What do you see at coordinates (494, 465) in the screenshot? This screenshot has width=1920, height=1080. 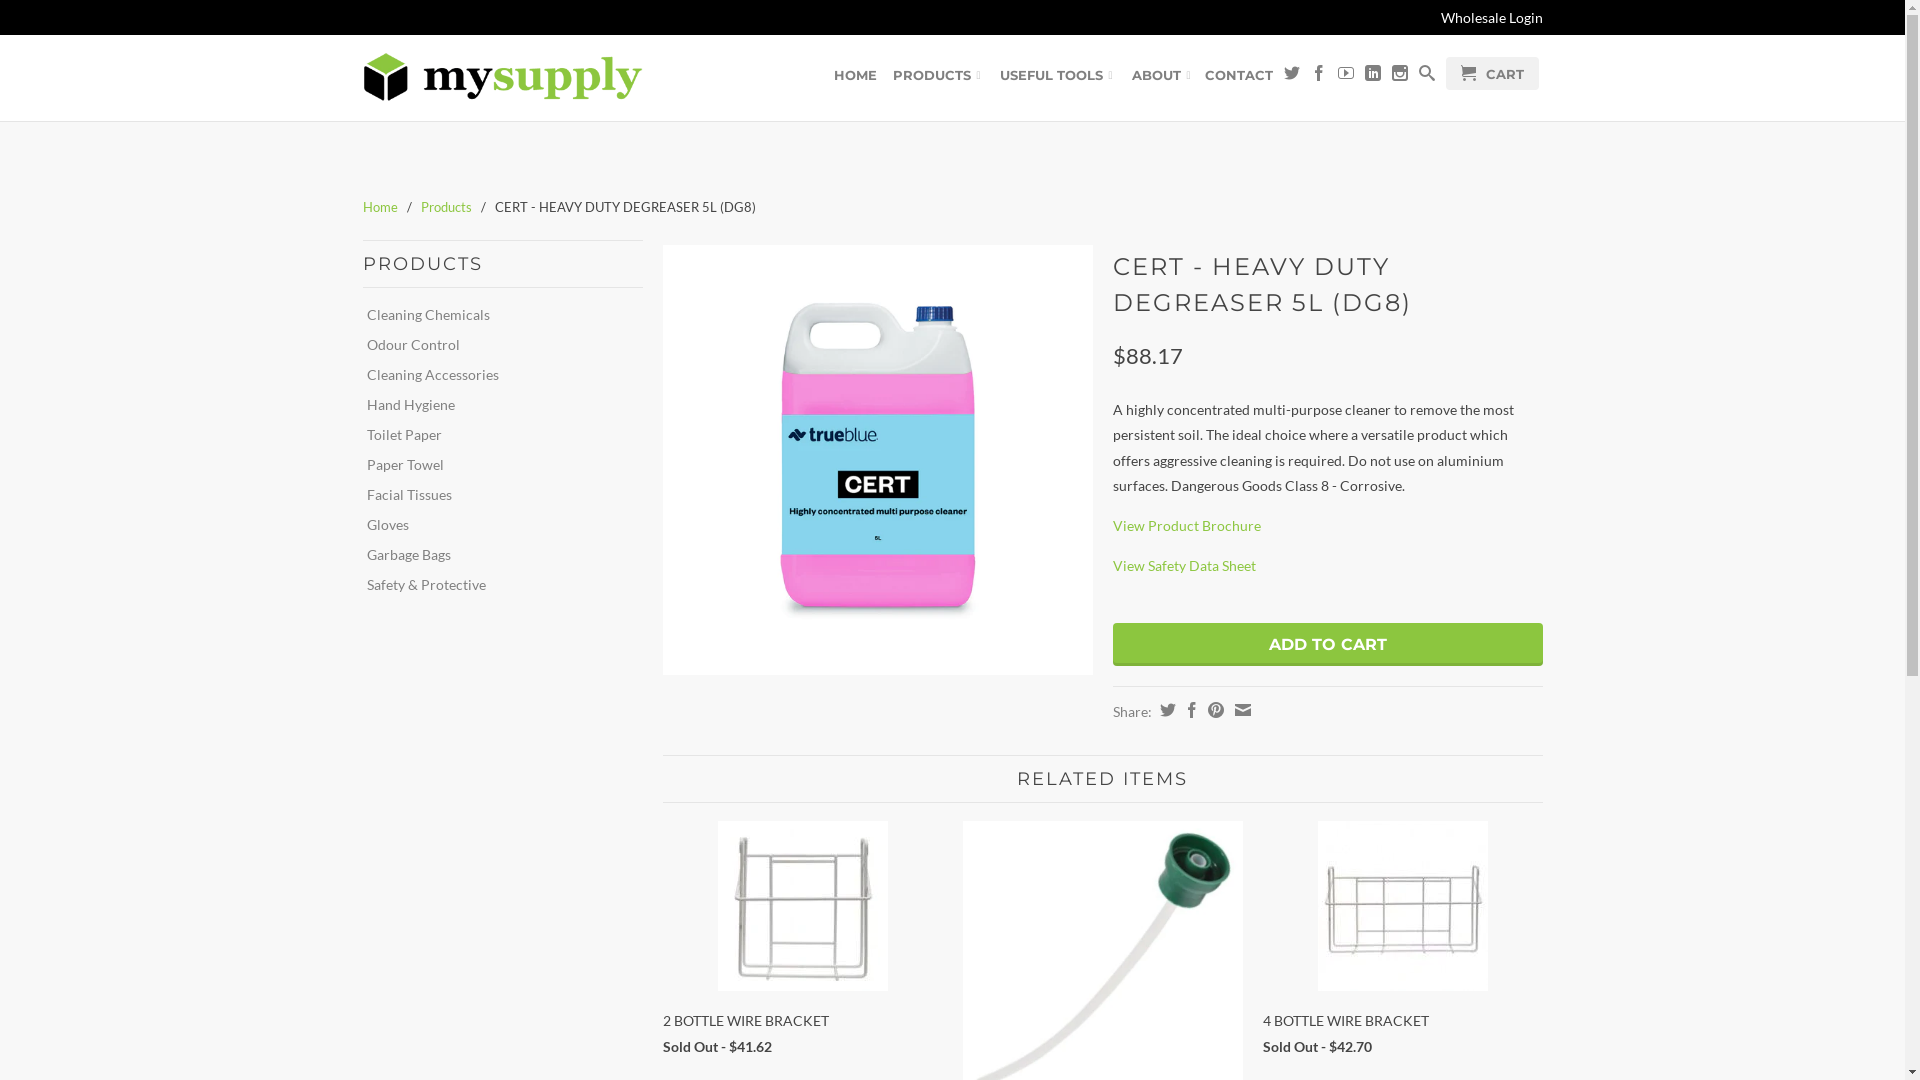 I see `'Paper Towel'` at bounding box center [494, 465].